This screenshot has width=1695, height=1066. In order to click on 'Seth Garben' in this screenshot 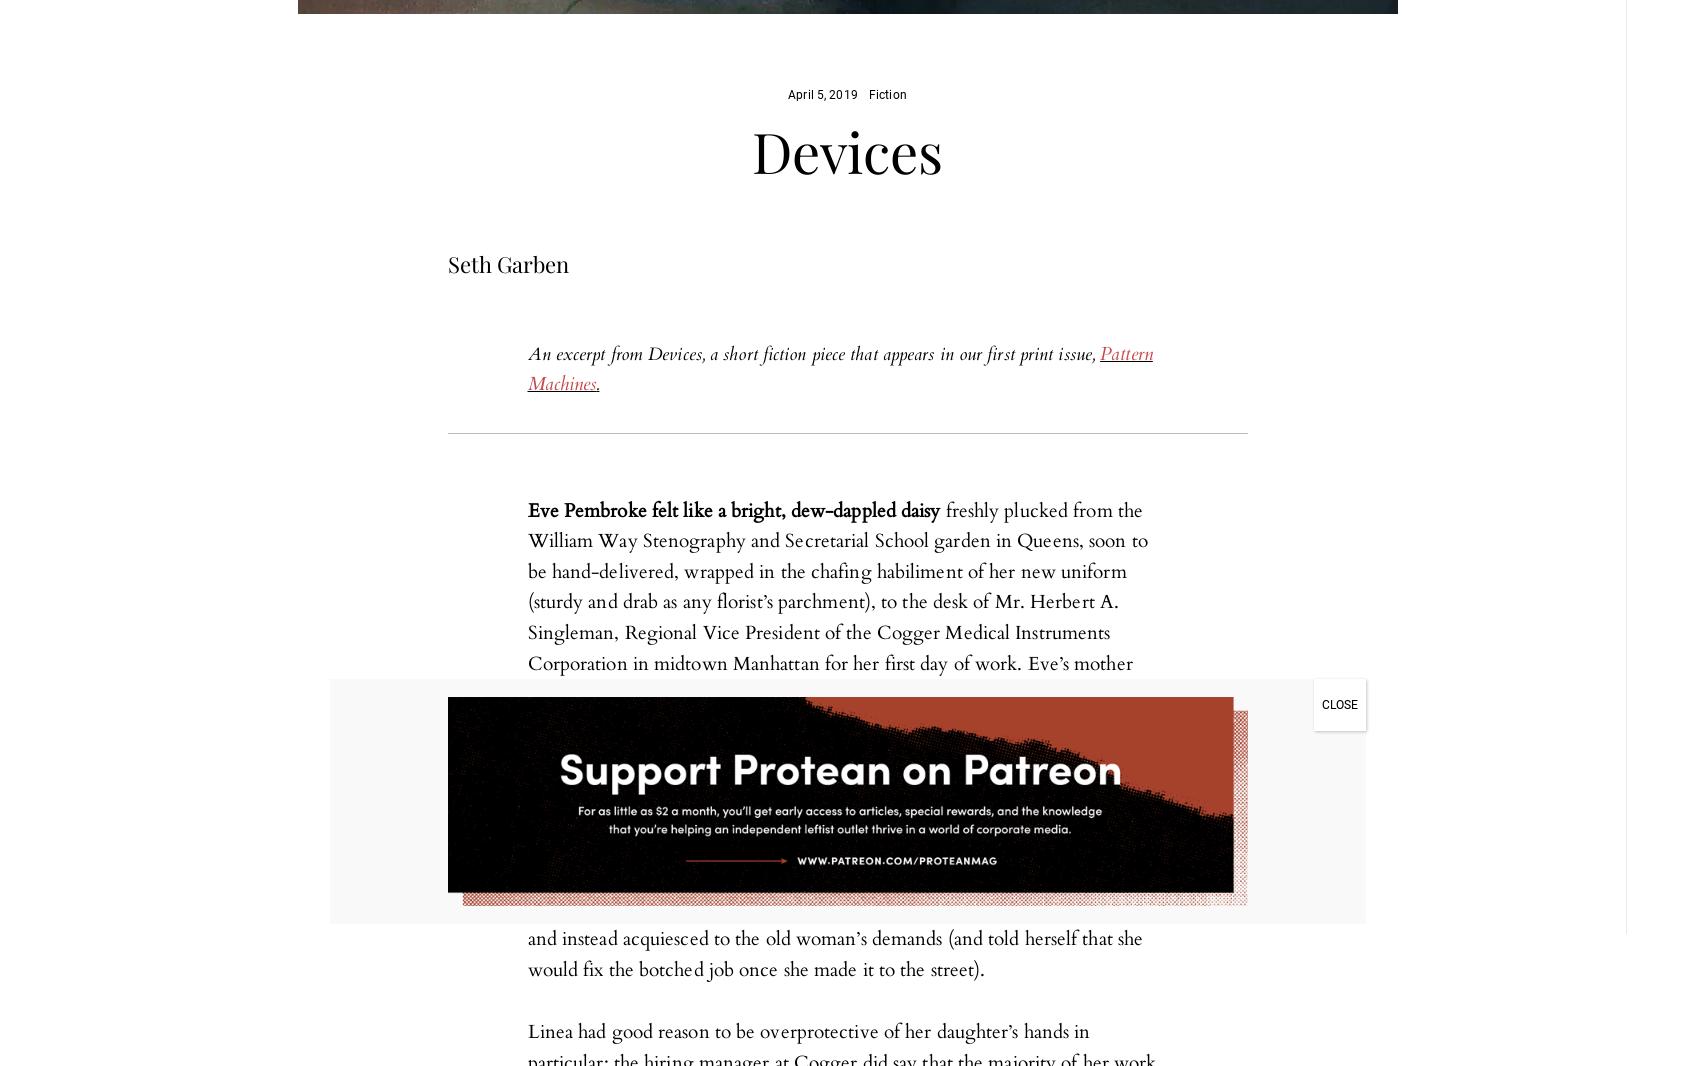, I will do `click(506, 261)`.